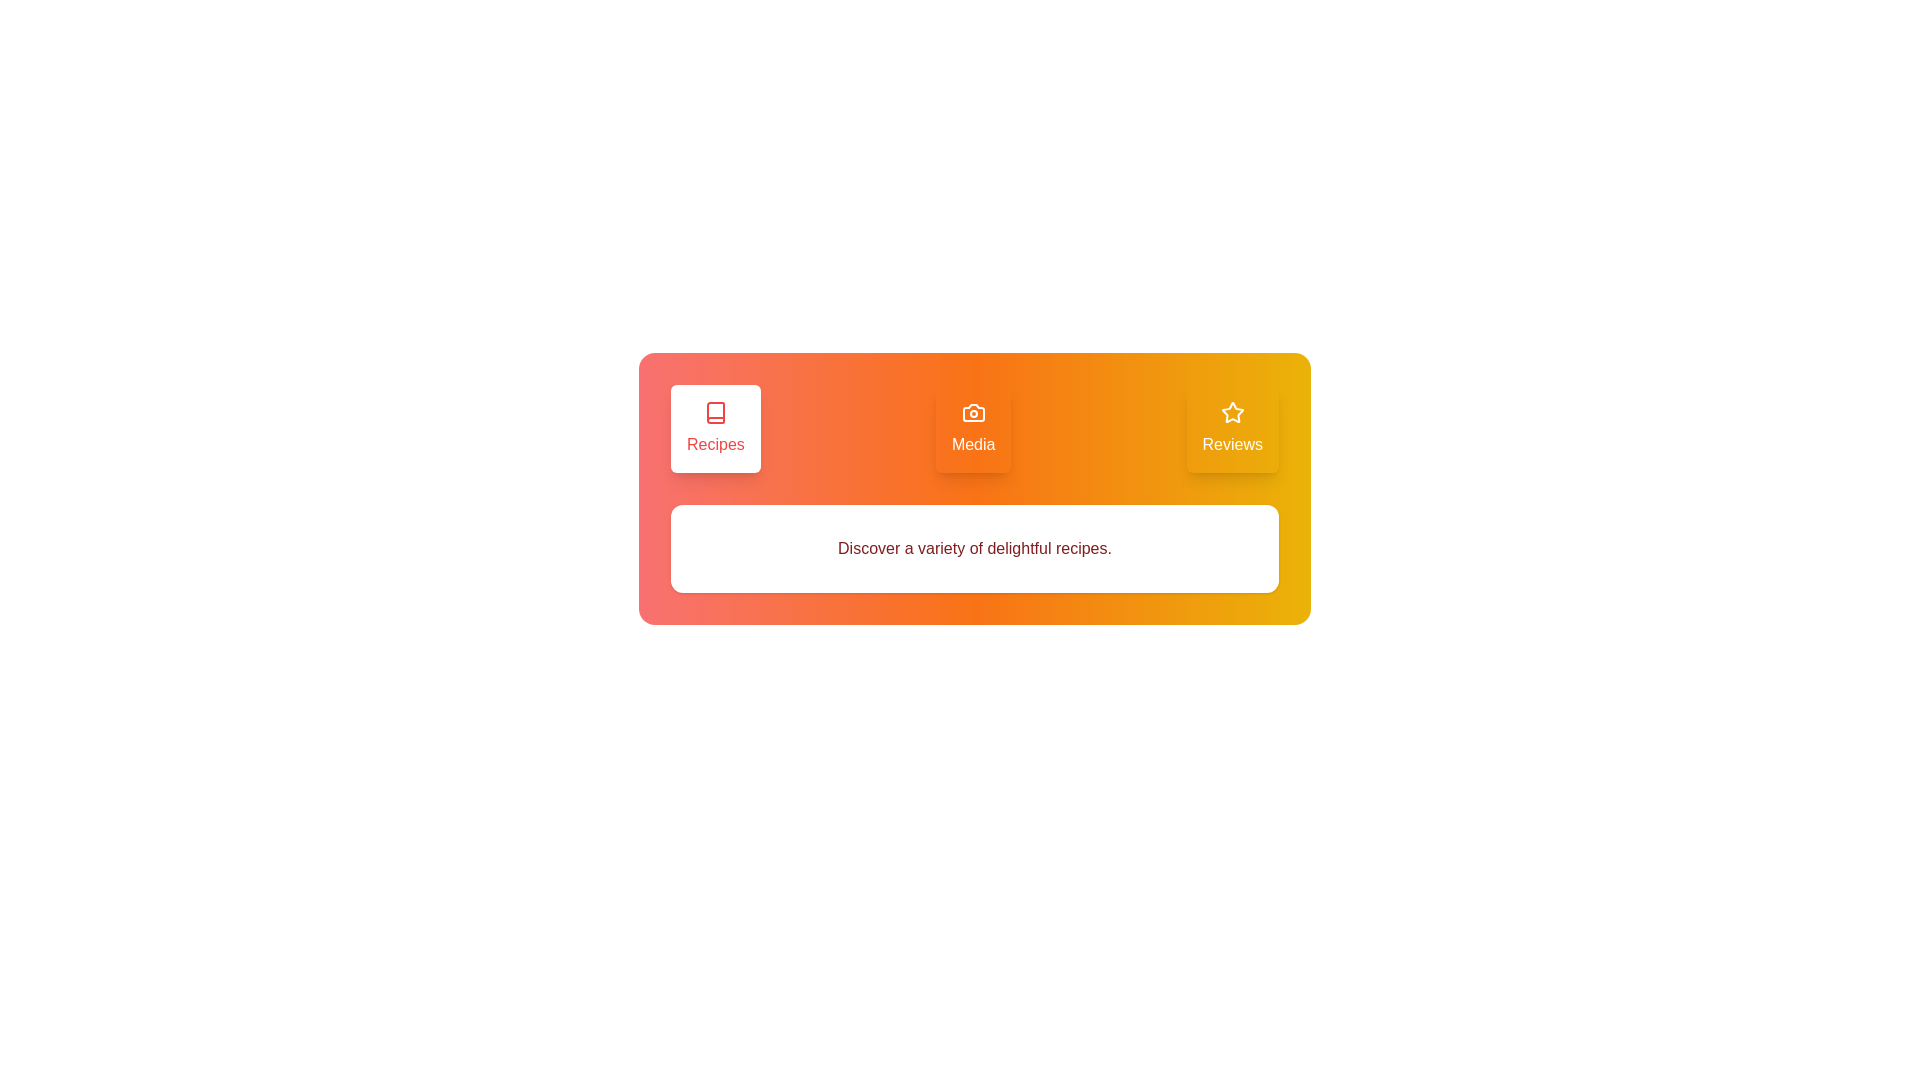  Describe the element at coordinates (973, 427) in the screenshot. I see `the Media tab` at that location.